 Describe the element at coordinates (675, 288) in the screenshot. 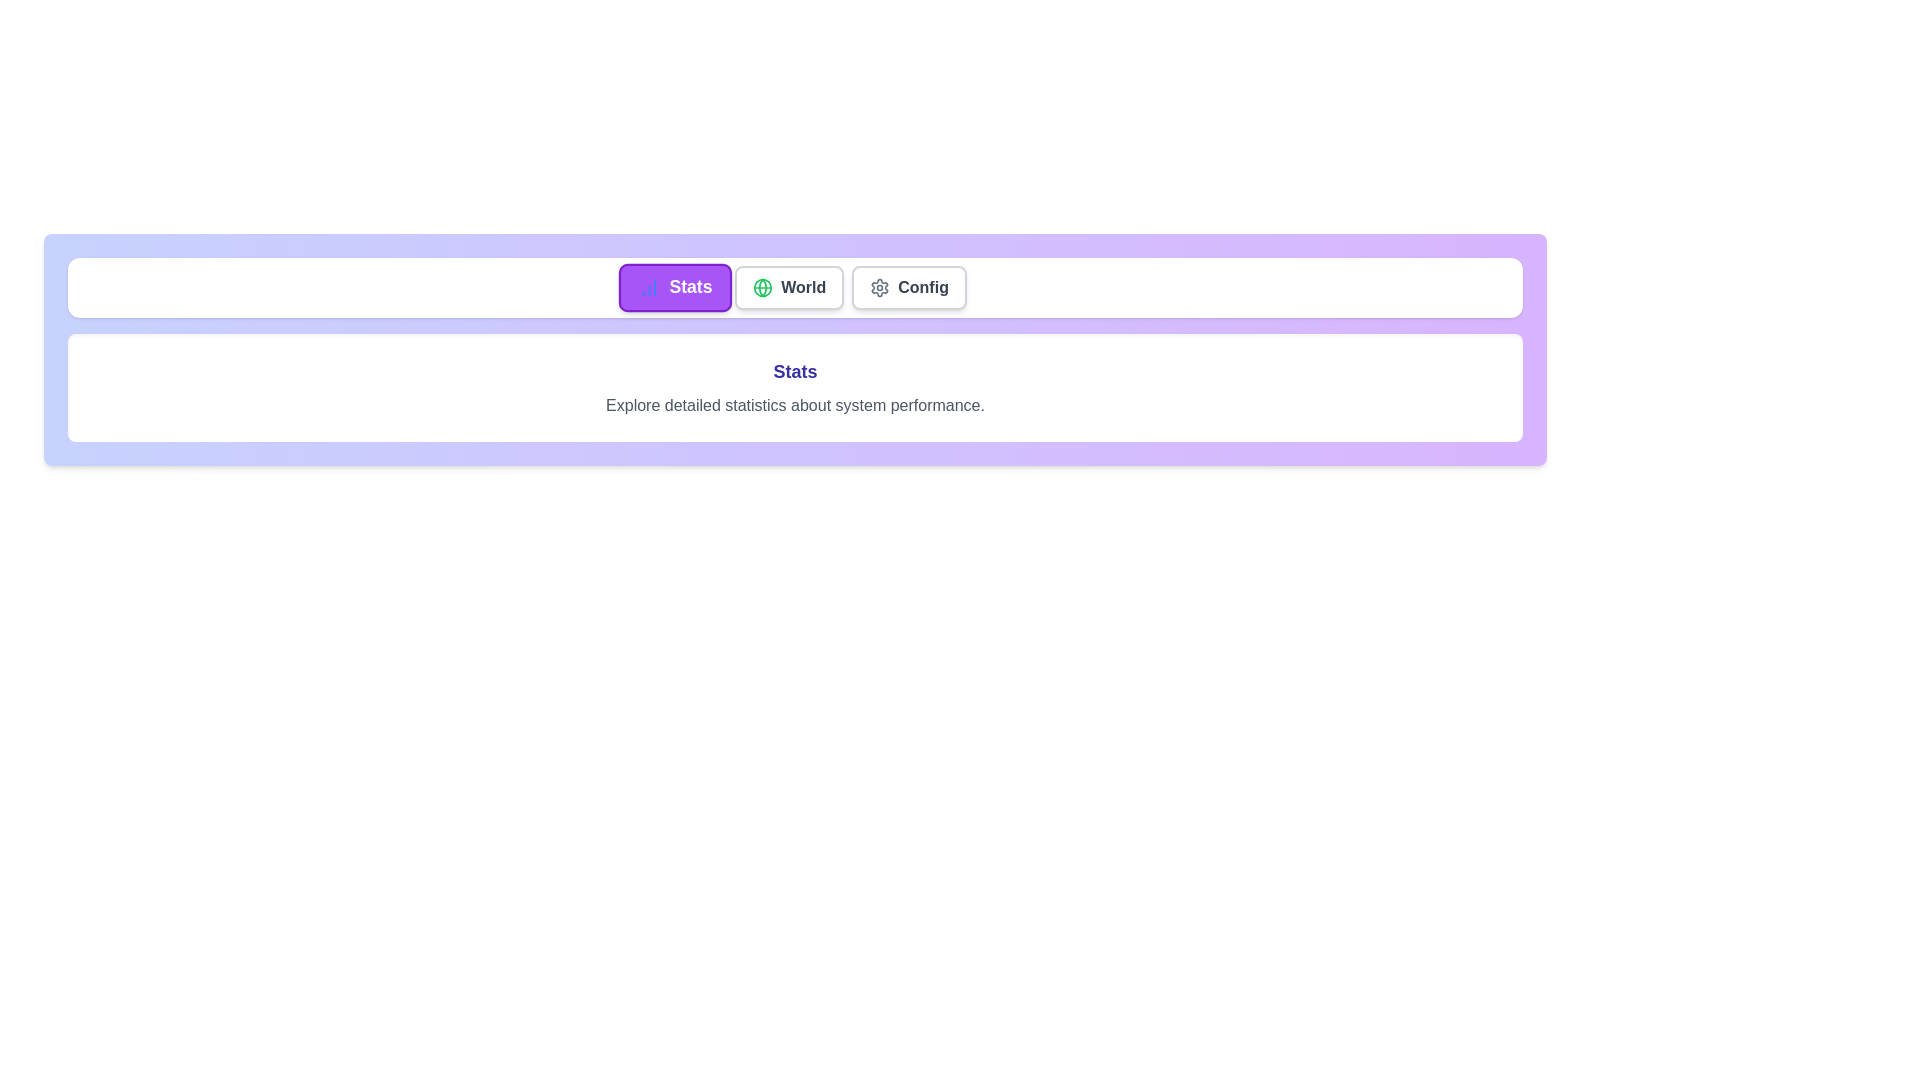

I see `the tab labeled Stats` at that location.